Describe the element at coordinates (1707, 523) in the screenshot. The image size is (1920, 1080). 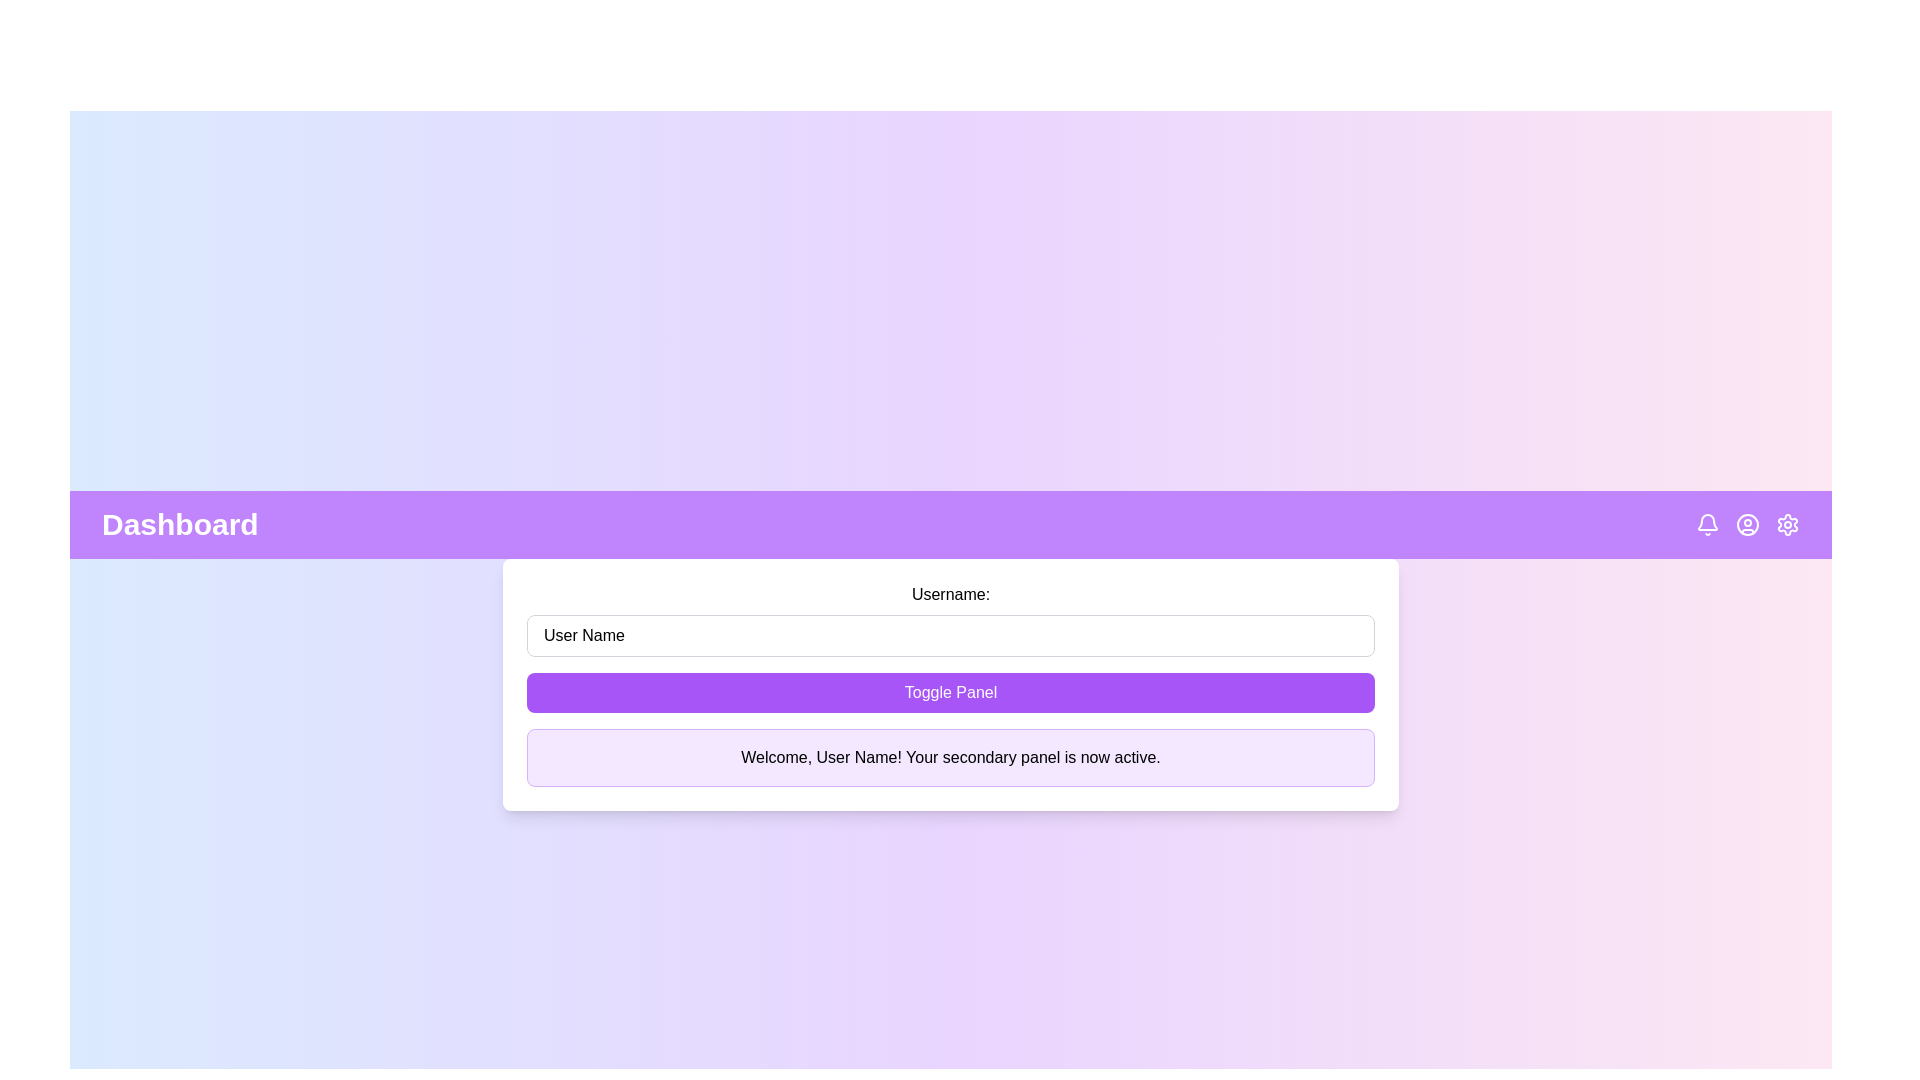
I see `the bell-shaped icon button in the navigation bar` at that location.